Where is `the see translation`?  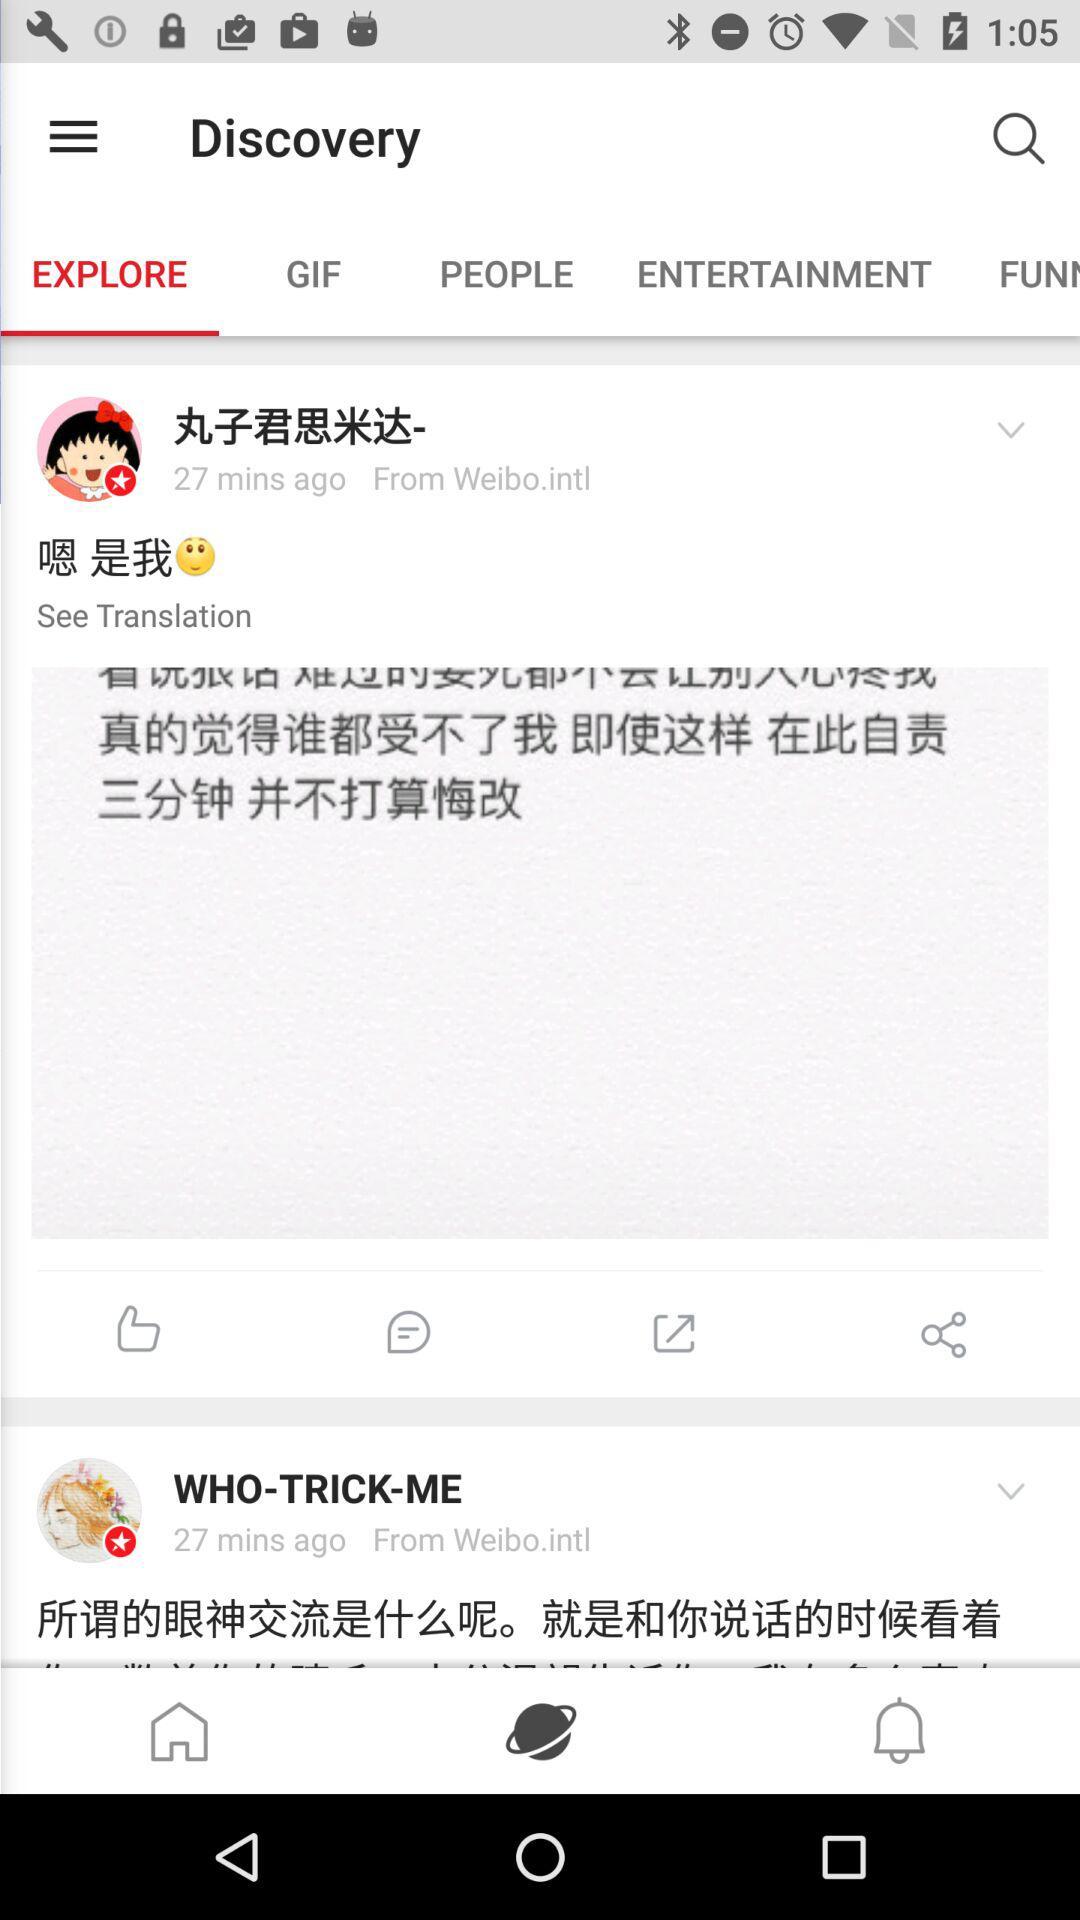 the see translation is located at coordinates (126, 616).